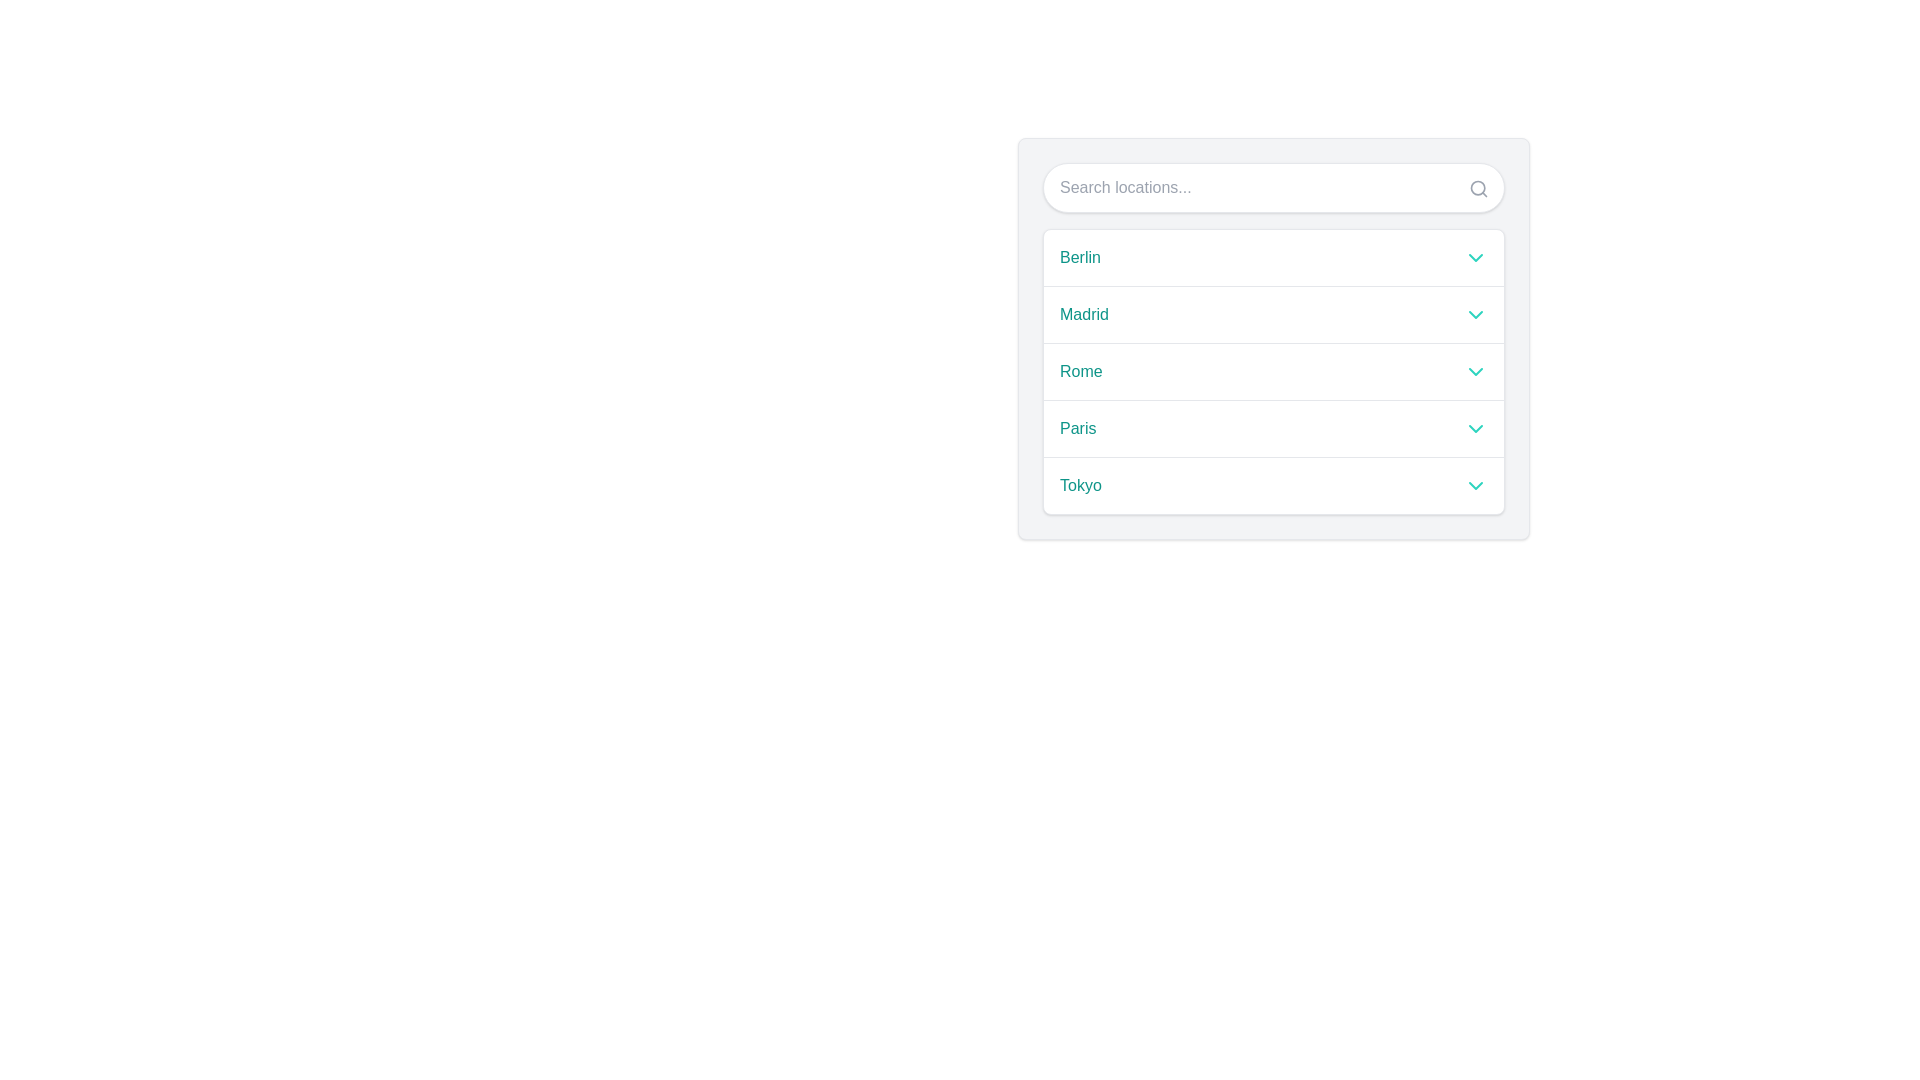 This screenshot has width=1920, height=1080. What do you see at coordinates (1476, 257) in the screenshot?
I see `the visual indicator icon for the 'Berlin' entry` at bounding box center [1476, 257].